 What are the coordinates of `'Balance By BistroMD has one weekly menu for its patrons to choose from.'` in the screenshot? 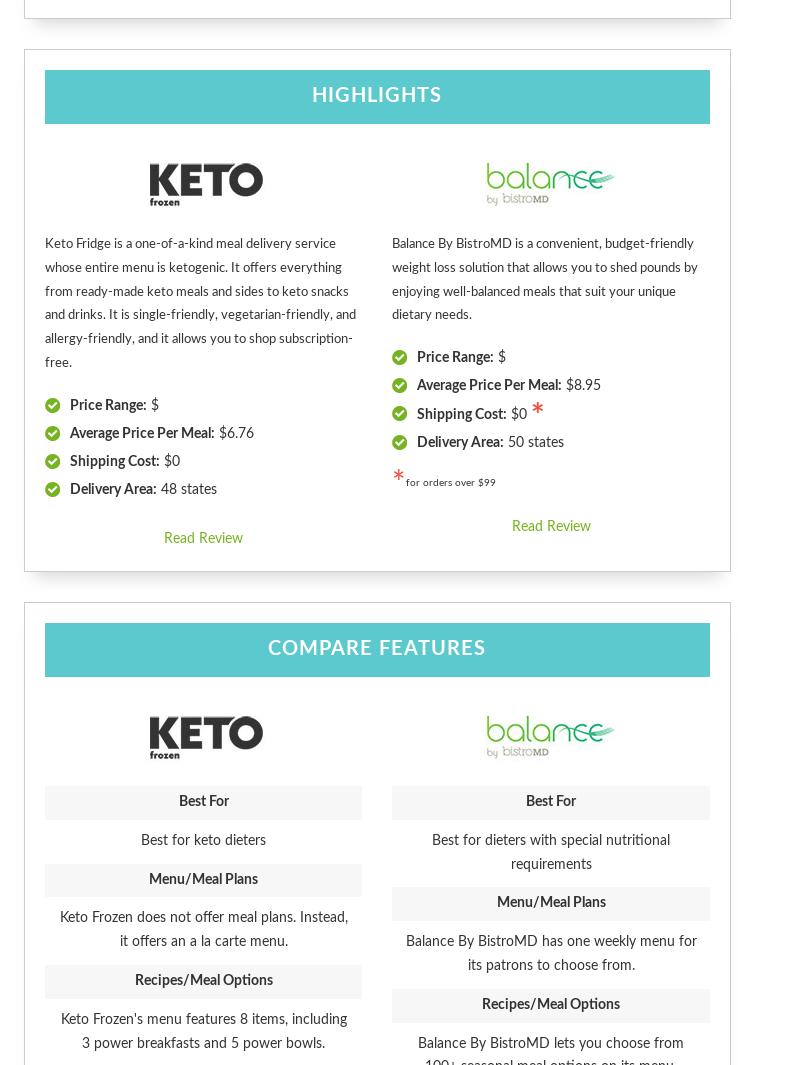 It's located at (550, 954).